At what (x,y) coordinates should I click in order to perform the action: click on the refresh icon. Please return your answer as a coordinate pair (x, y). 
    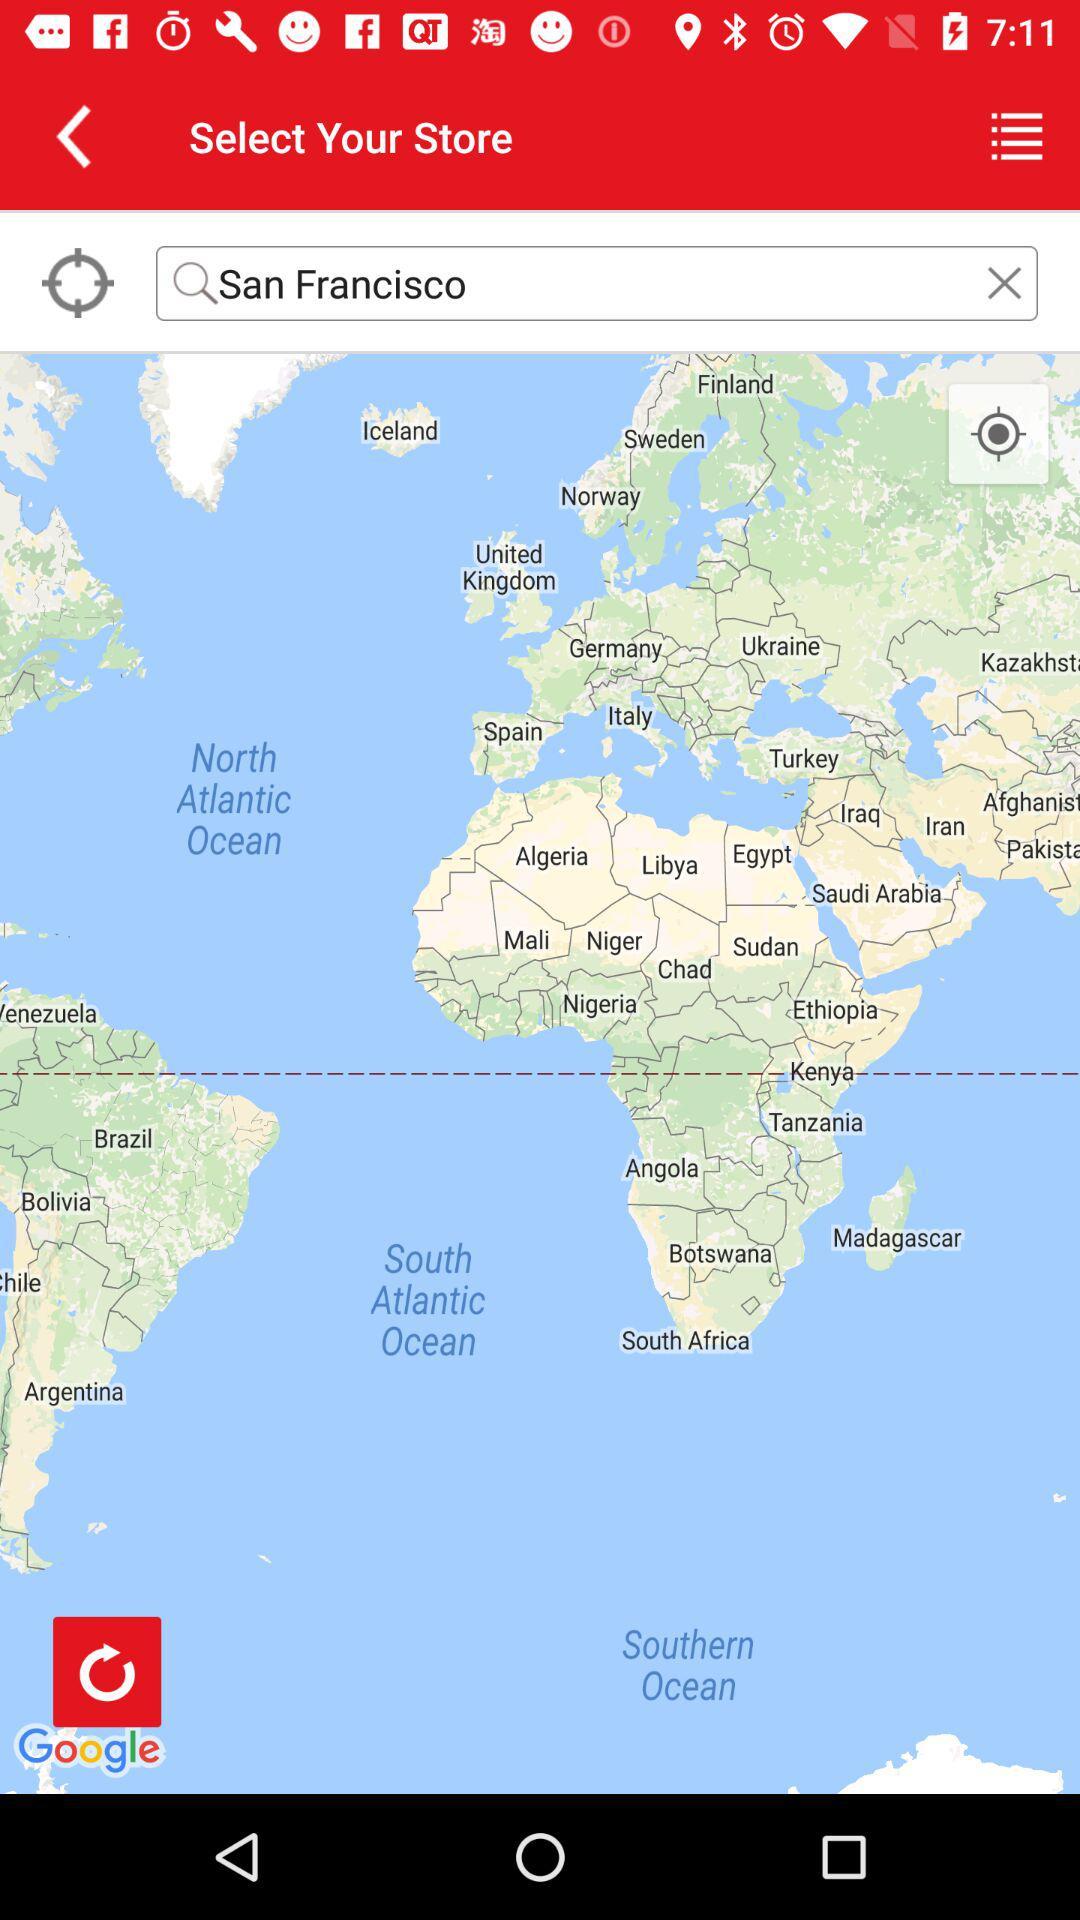
    Looking at the image, I should click on (107, 1671).